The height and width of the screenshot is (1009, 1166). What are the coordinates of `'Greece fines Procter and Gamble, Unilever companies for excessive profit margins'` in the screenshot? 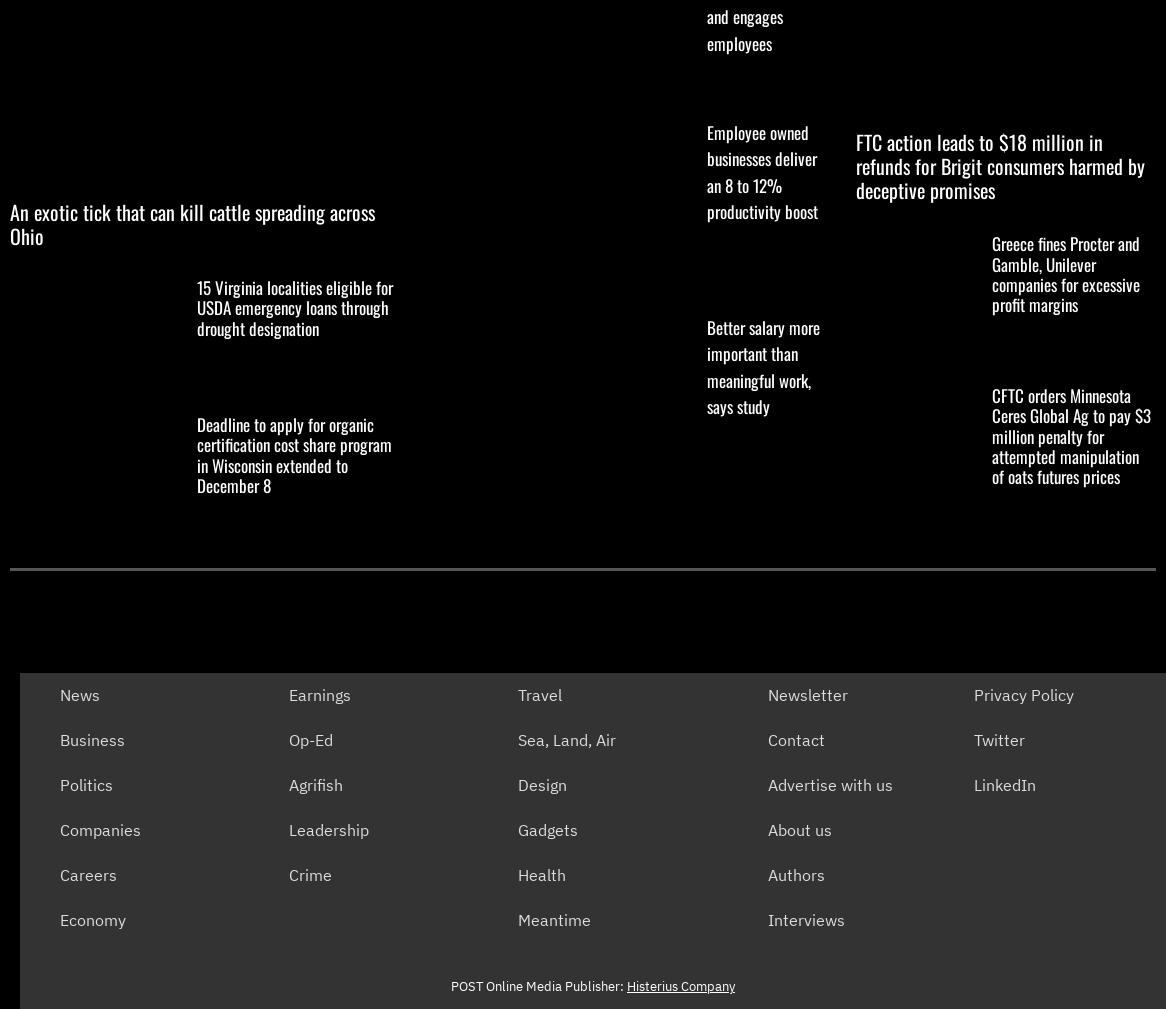 It's located at (1065, 273).